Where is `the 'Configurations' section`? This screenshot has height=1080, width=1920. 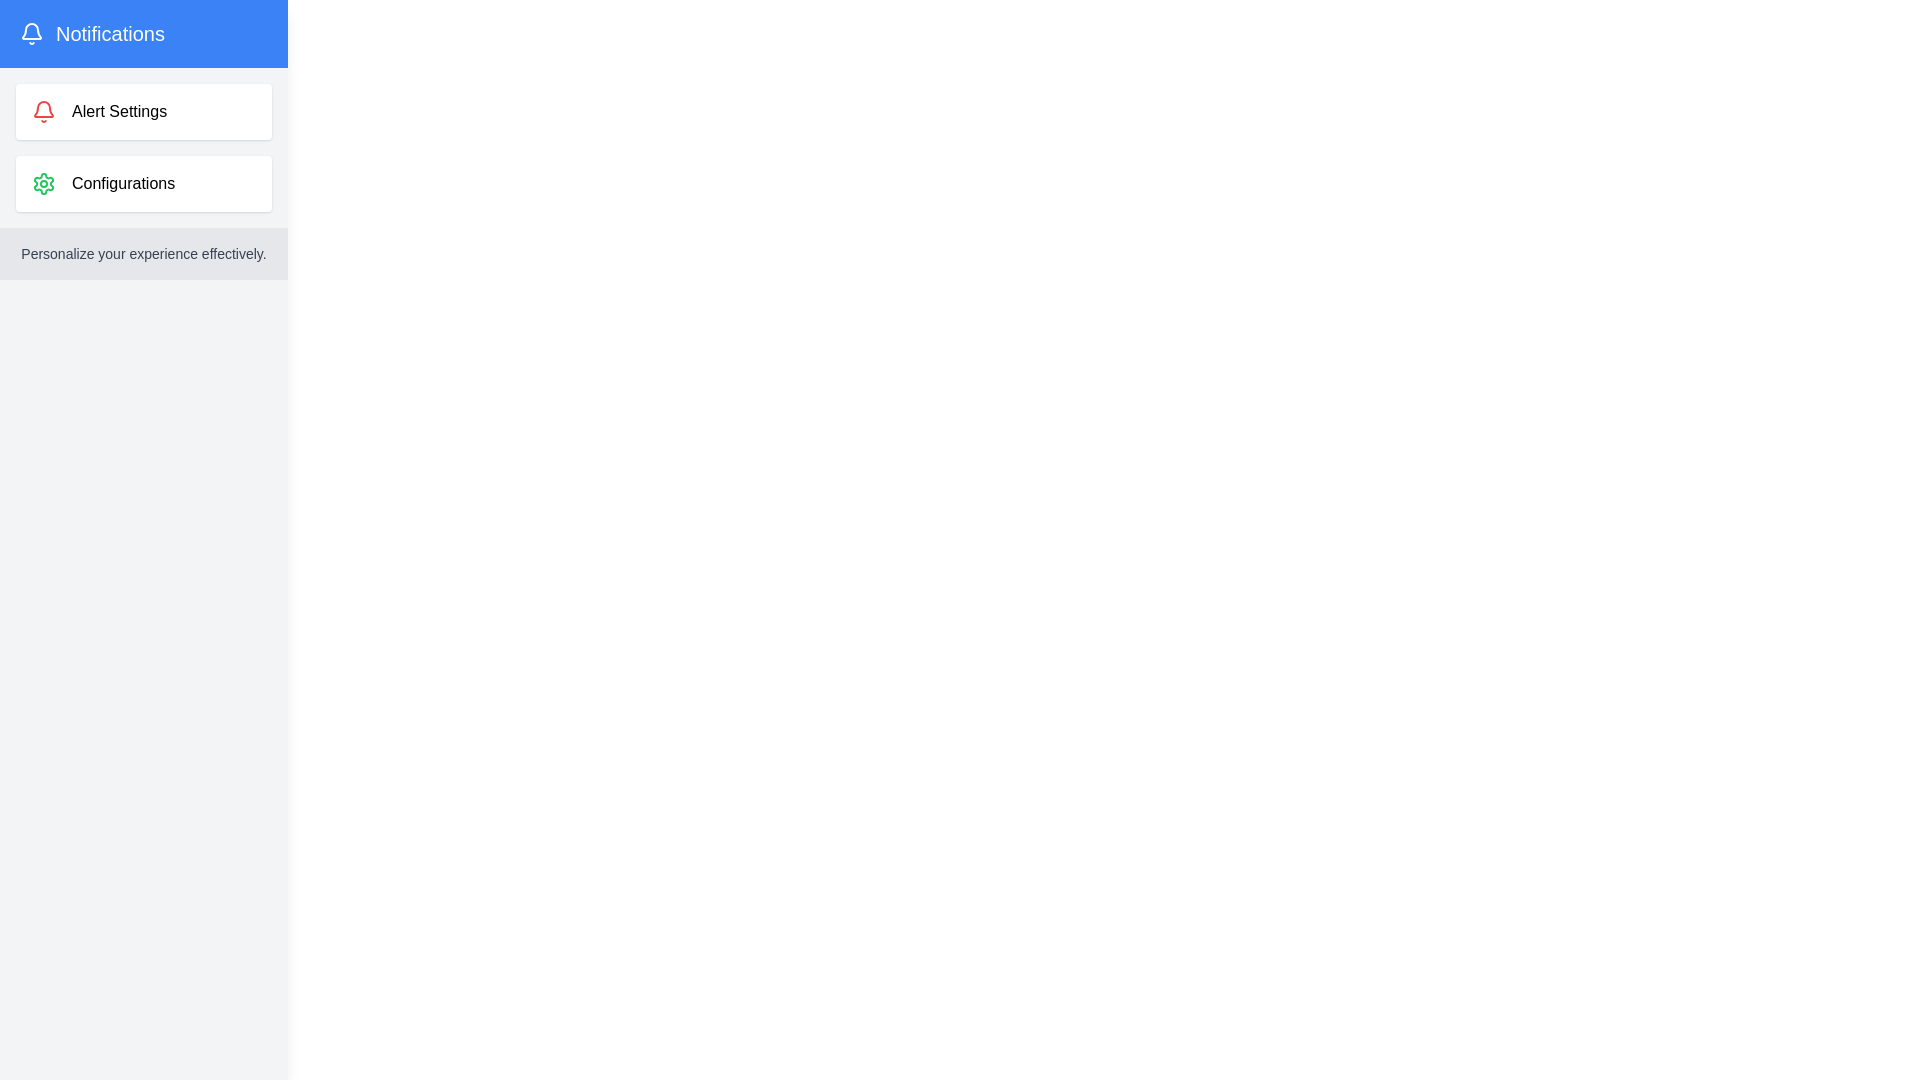
the 'Configurations' section is located at coordinates (143, 184).